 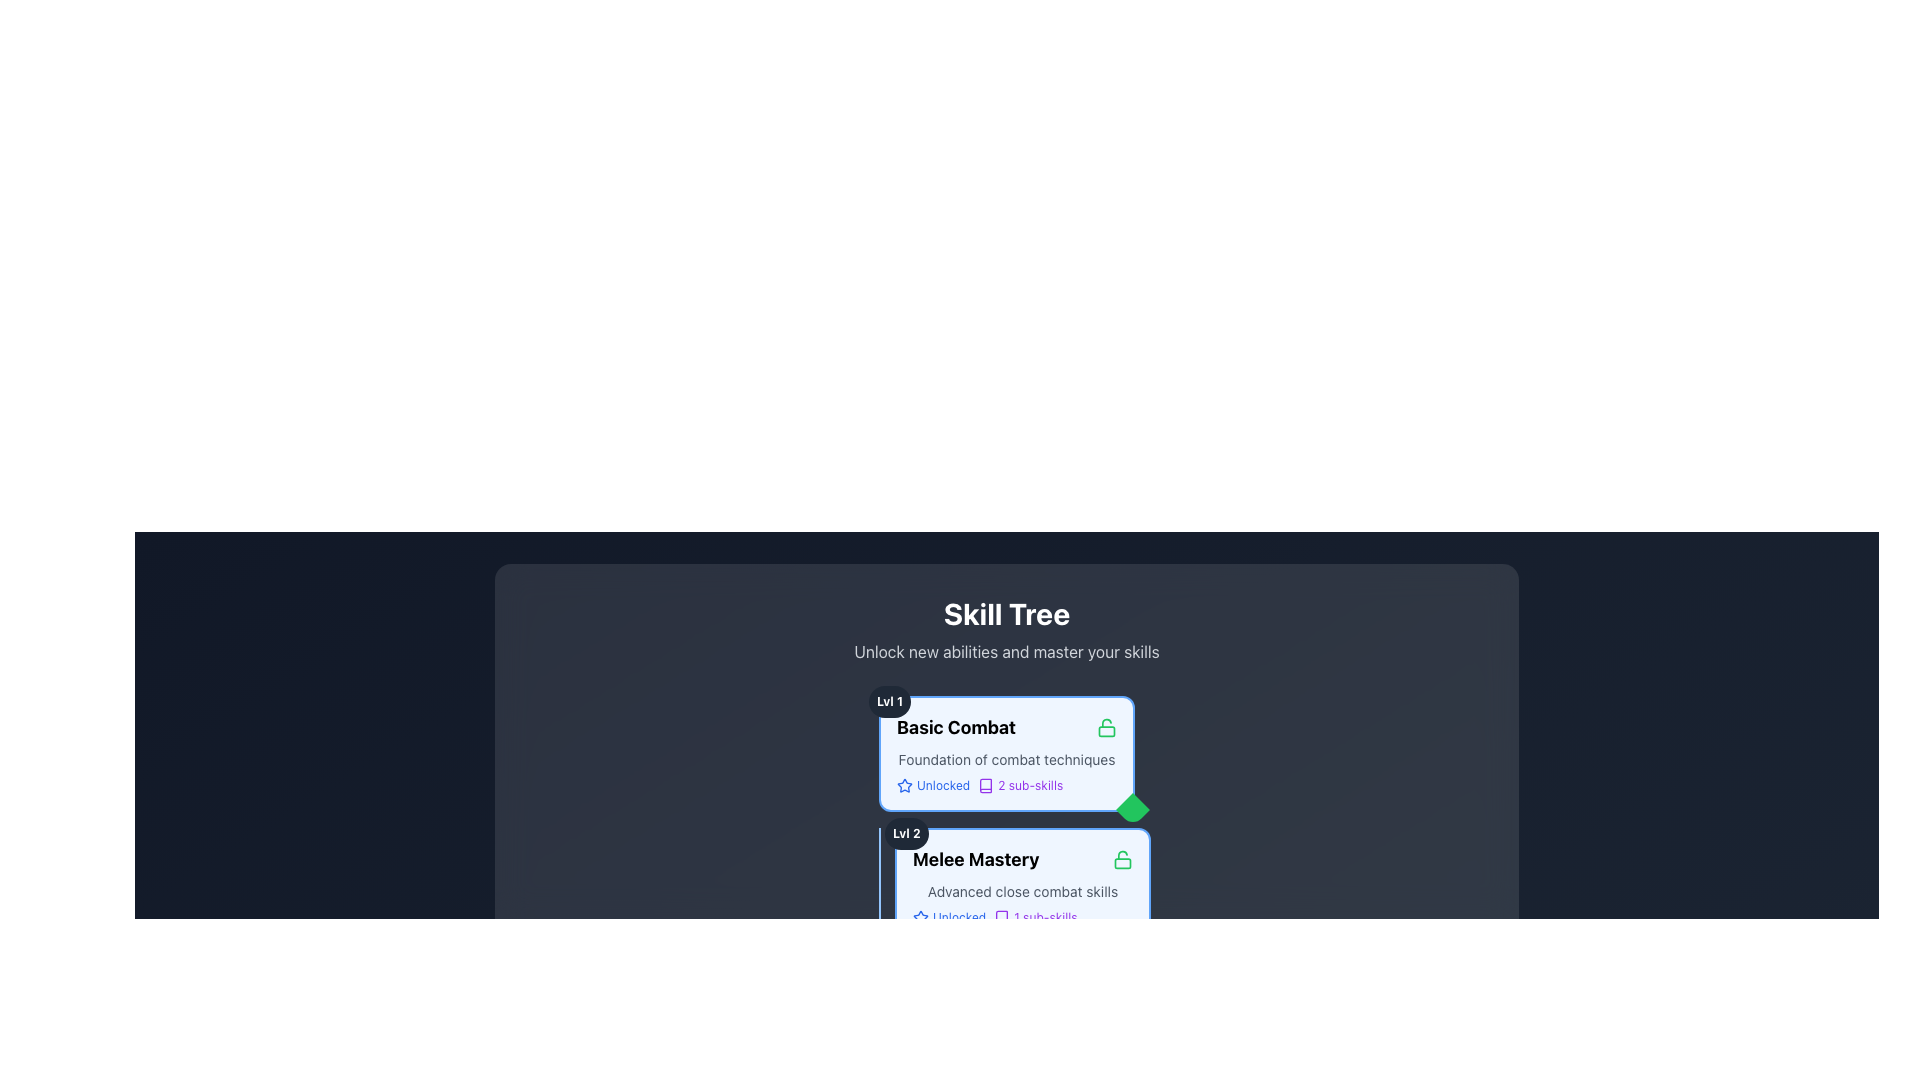 What do you see at coordinates (1022, 918) in the screenshot?
I see `informational text that displays 'Unlocked' with a star icon on the left and '1 sub-skills' with a book icon on the right, located near the bottom of the 'Melee Mastery' section in the skill tree interface` at bounding box center [1022, 918].